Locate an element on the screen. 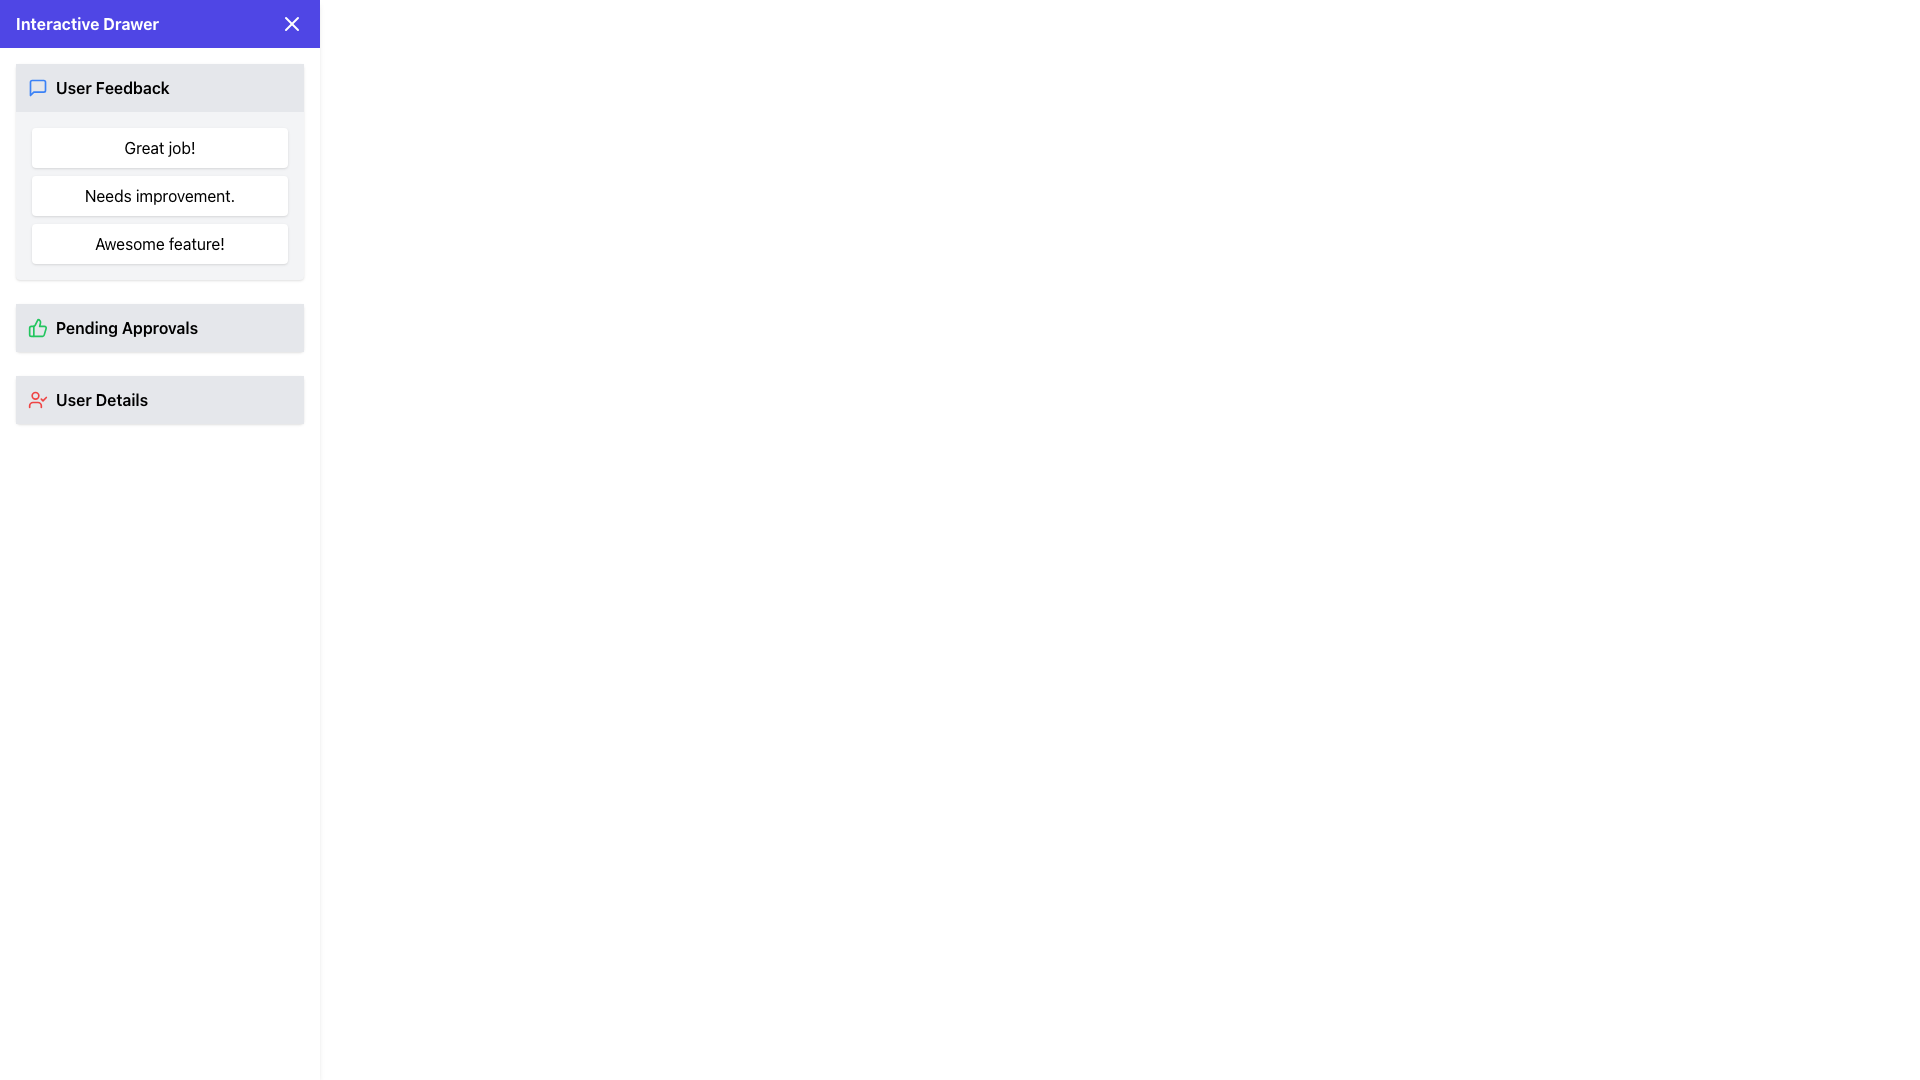 The width and height of the screenshot is (1920, 1080). the List item with an icon and label text that depicts a user with a checkmark, styled in red, and labeled 'User Details', located in the bottom section of the sidebar menu, directly underneath 'Pending Approvals' is located at coordinates (87, 400).